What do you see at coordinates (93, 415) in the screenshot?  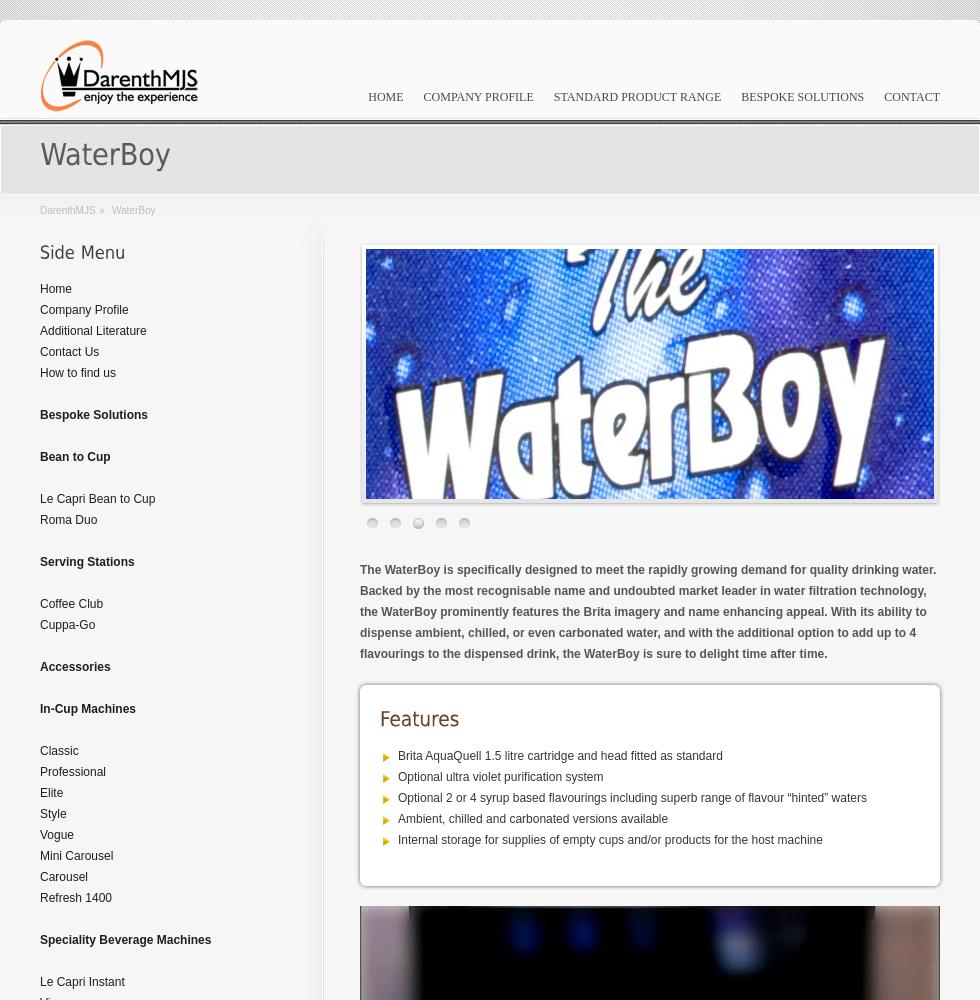 I see `'Bespoke Solutions'` at bounding box center [93, 415].